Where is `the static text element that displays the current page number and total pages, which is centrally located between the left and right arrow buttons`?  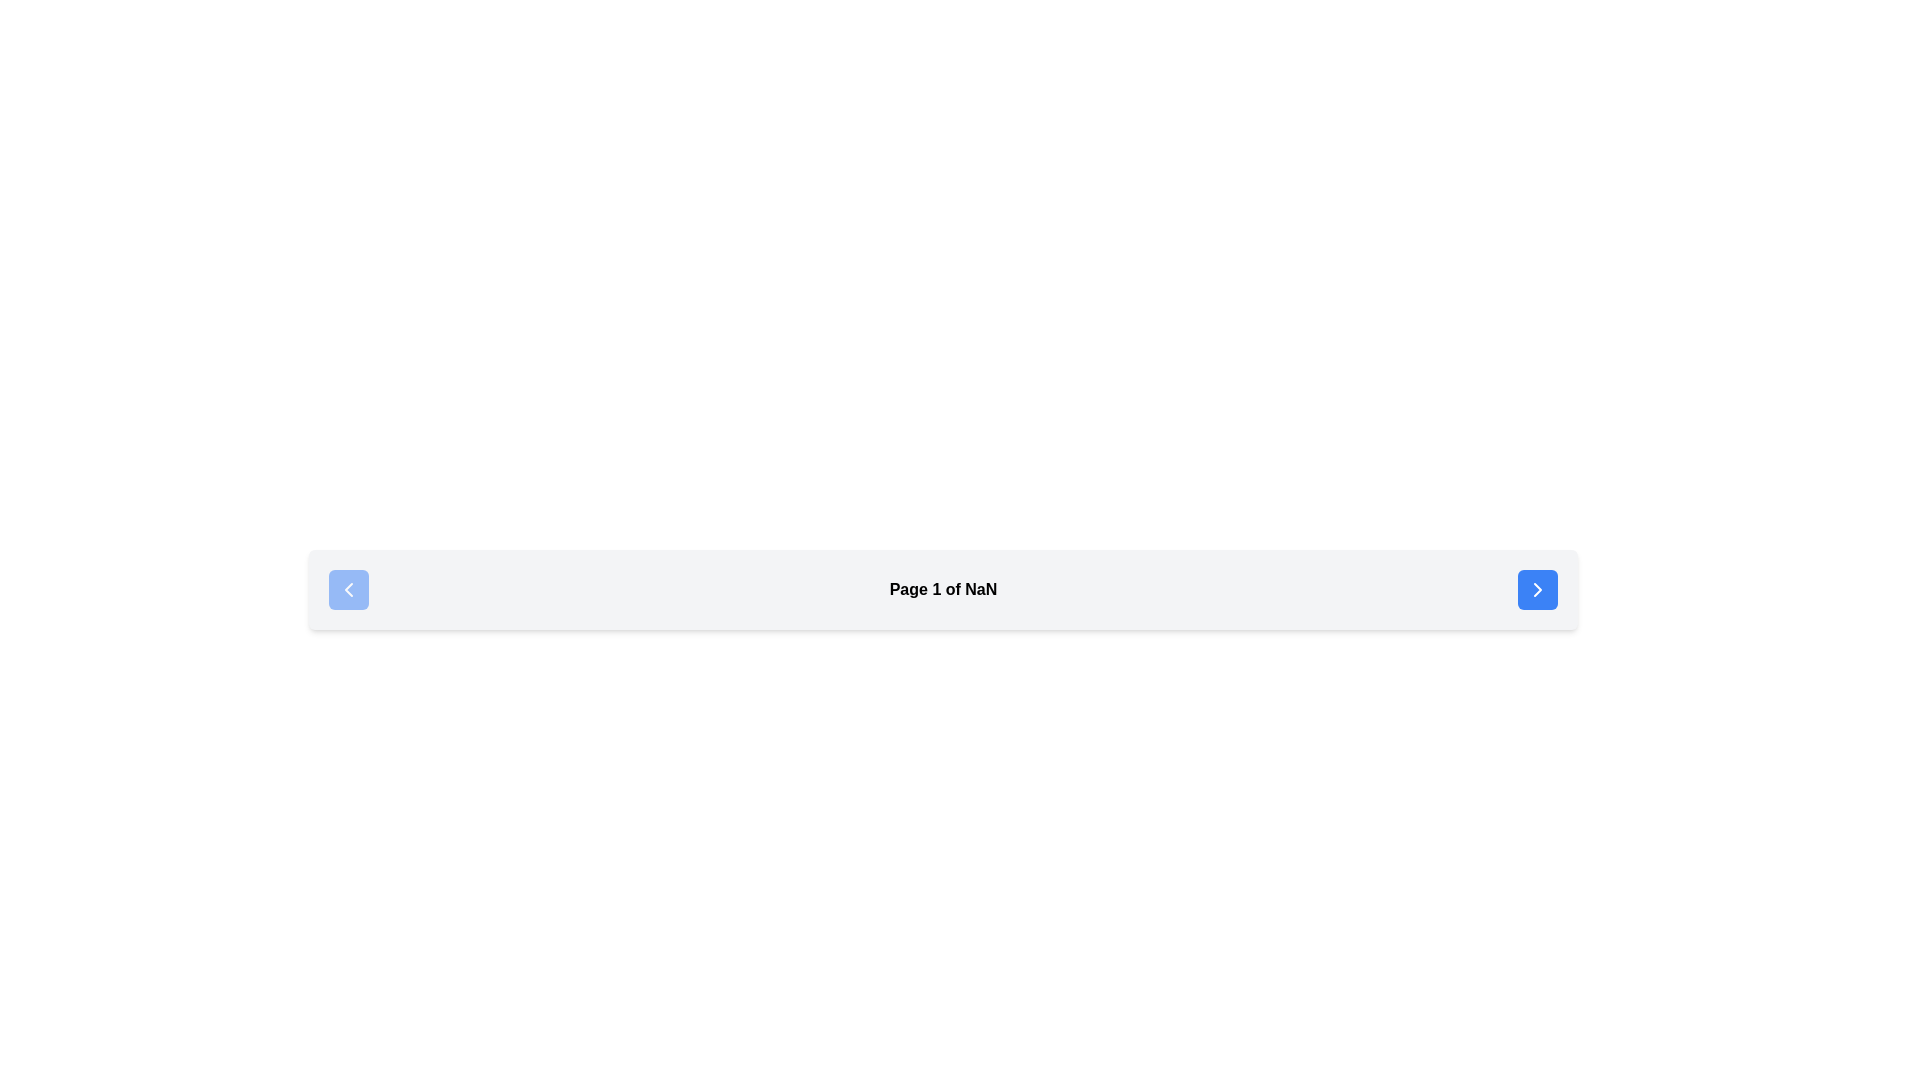 the static text element that displays the current page number and total pages, which is centrally located between the left and right arrow buttons is located at coordinates (942, 589).